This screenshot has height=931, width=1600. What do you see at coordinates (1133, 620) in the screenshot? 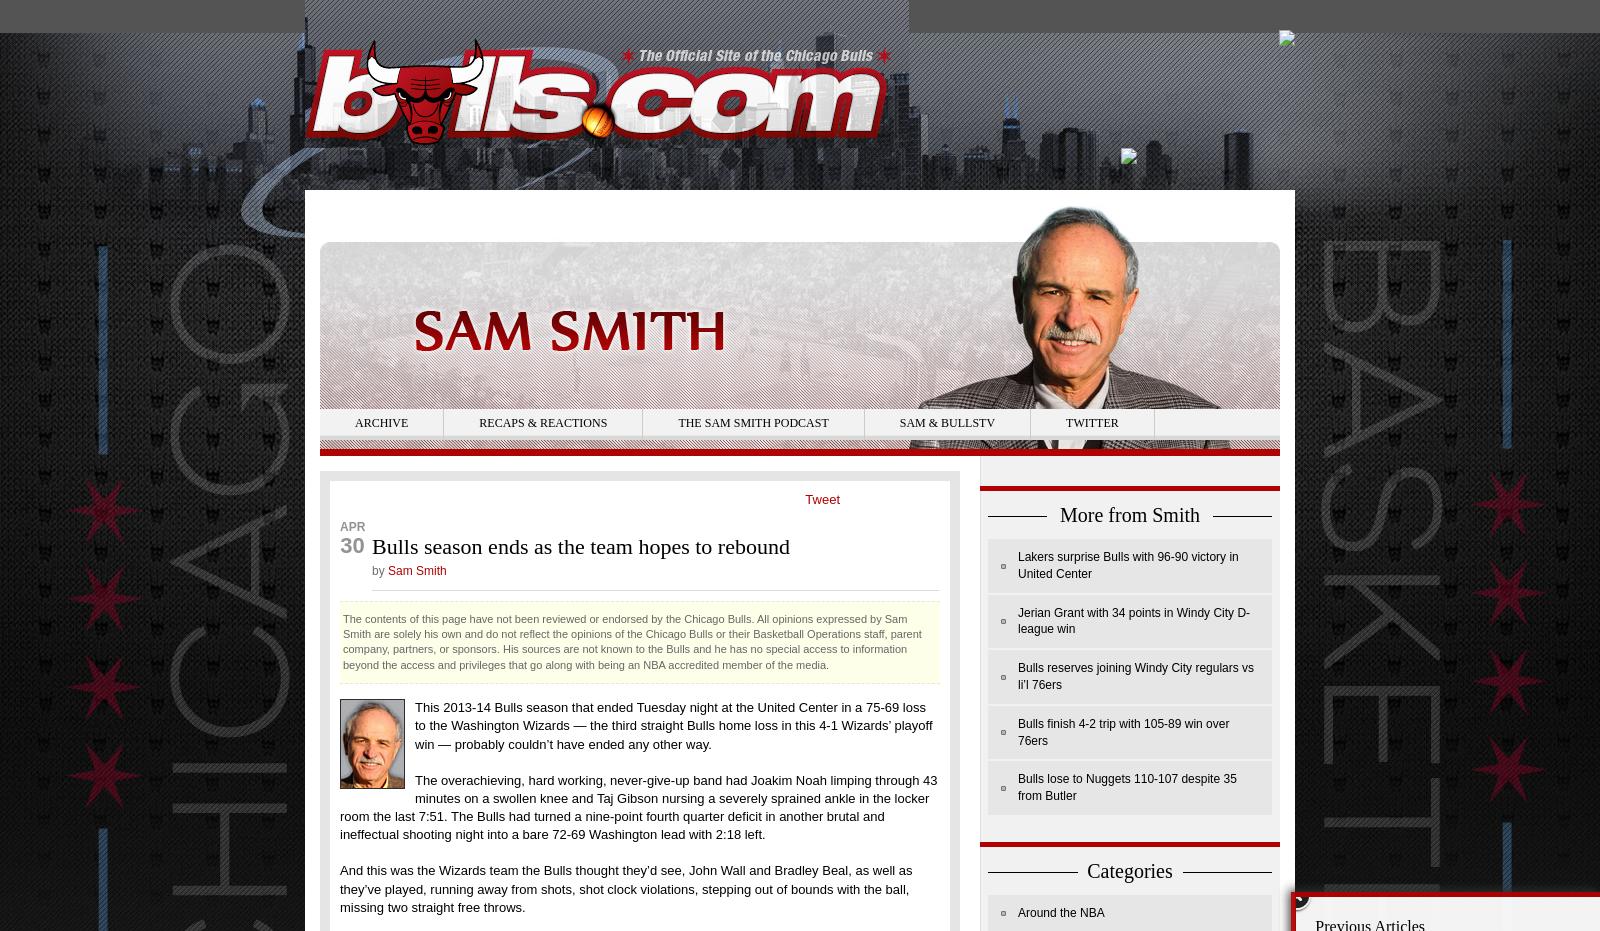
I see `'Jerian Grant with 34 points in Windy City D-league win'` at bounding box center [1133, 620].